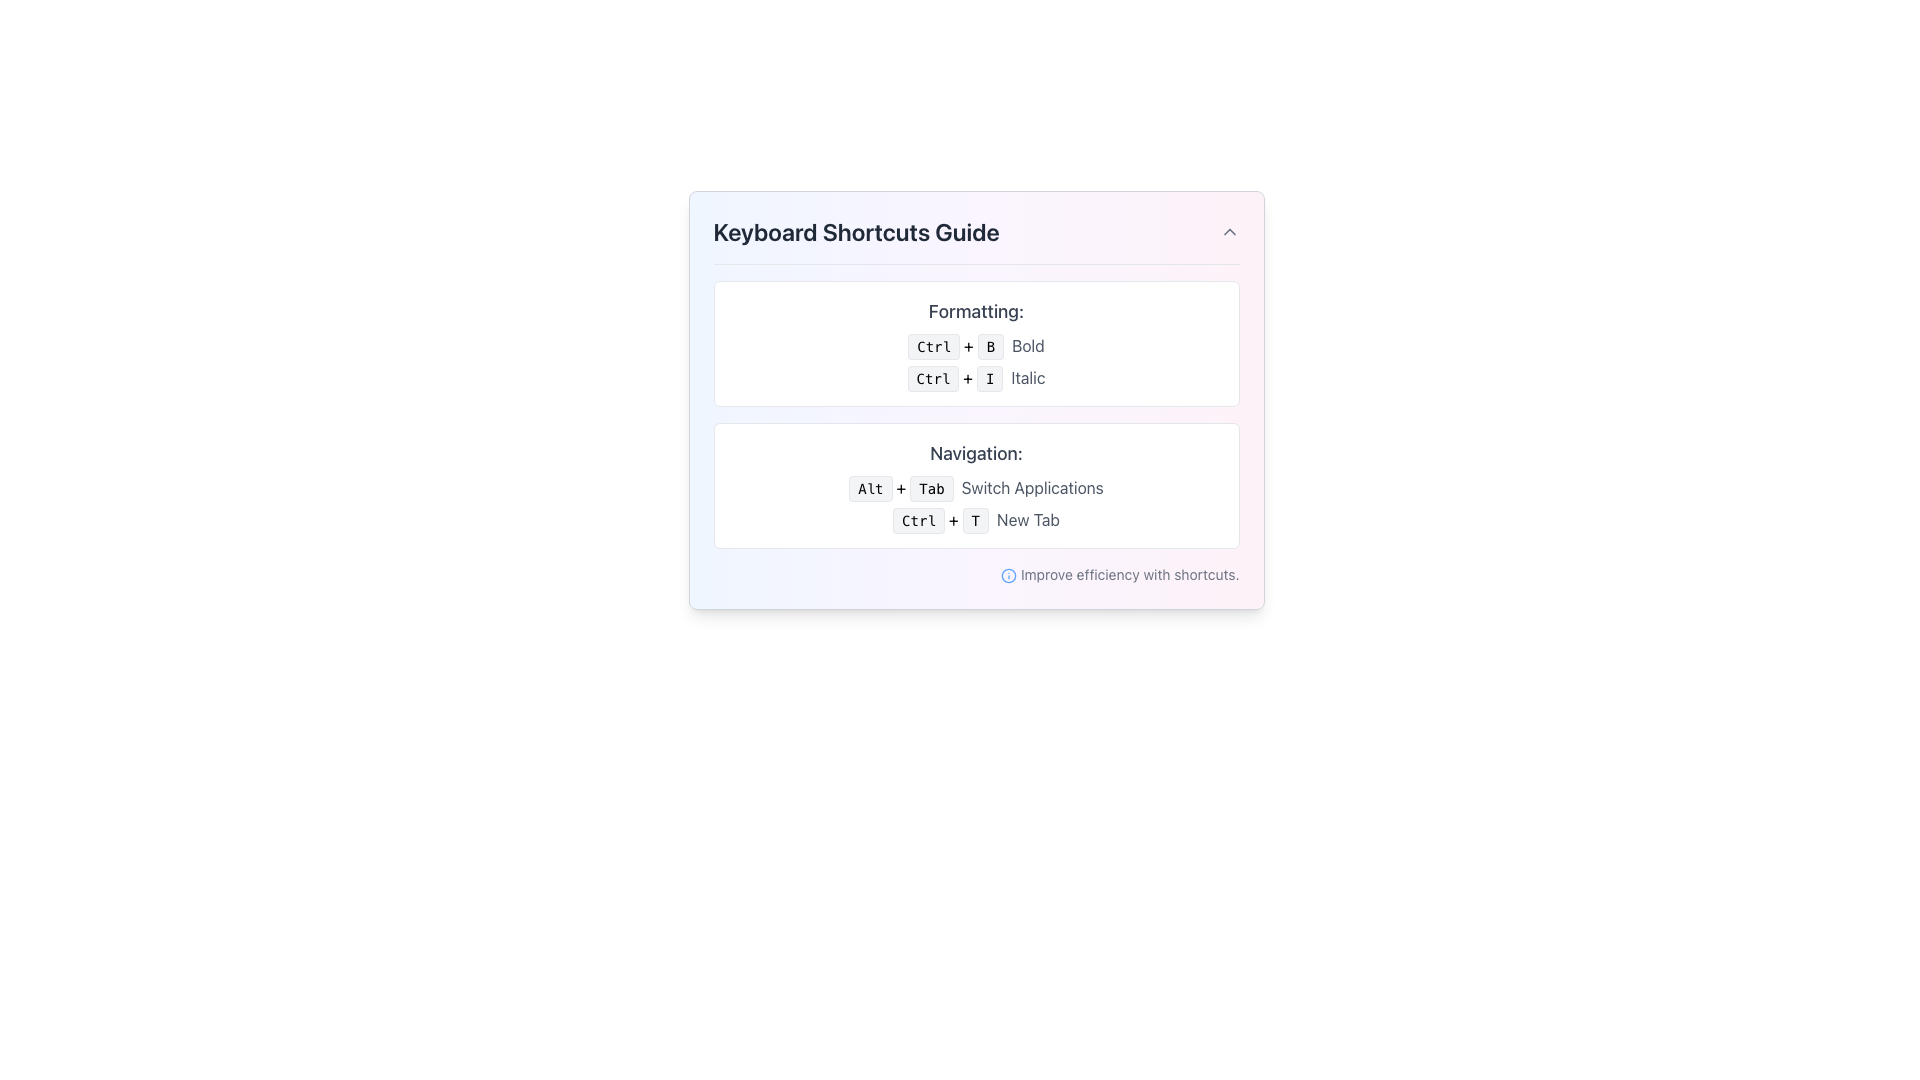 The image size is (1920, 1080). What do you see at coordinates (990, 346) in the screenshot?
I see `the button-like representation for the keyboard key displaying the letter 'B', which is part of the keyboard shortcut guide in the Formatting category` at bounding box center [990, 346].